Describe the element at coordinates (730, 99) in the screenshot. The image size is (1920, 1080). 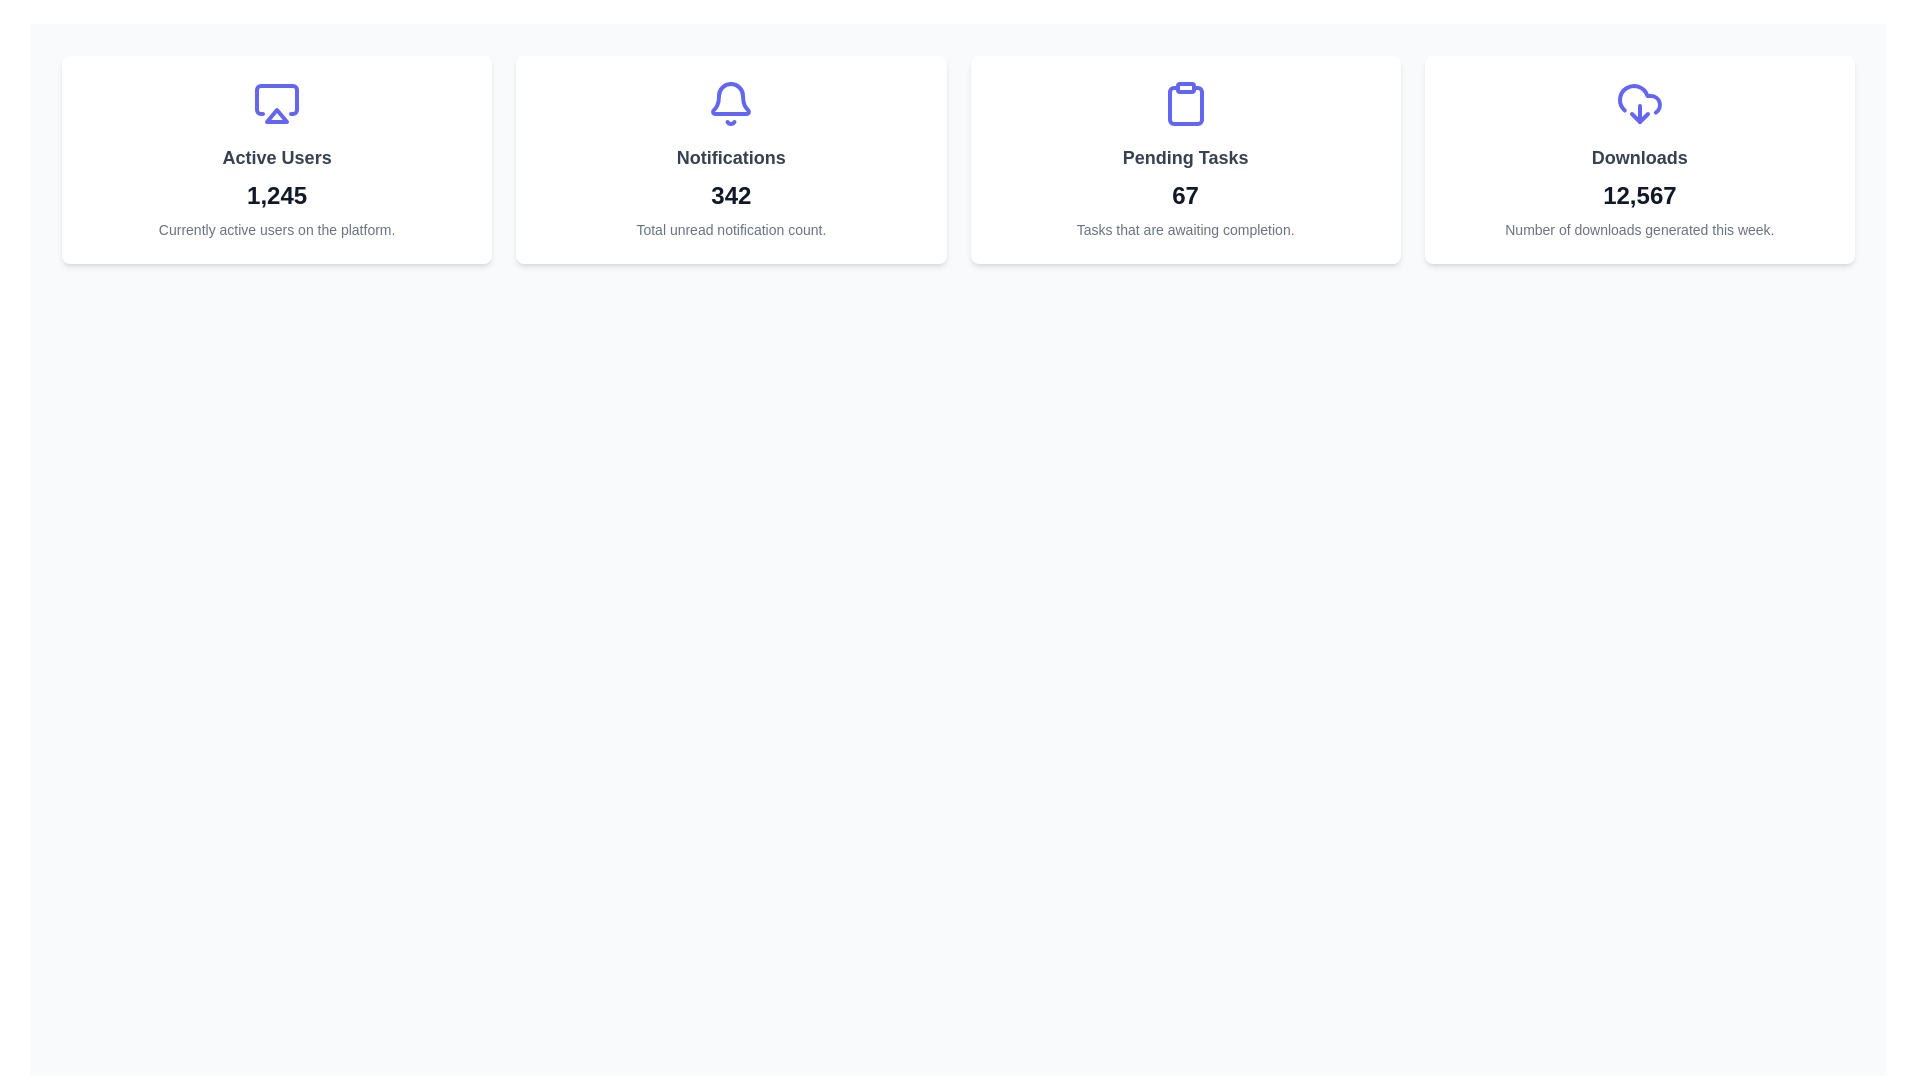
I see `the Bell Symbol icon, which represents the notifications feature located at the top center of the Notifications card` at that location.